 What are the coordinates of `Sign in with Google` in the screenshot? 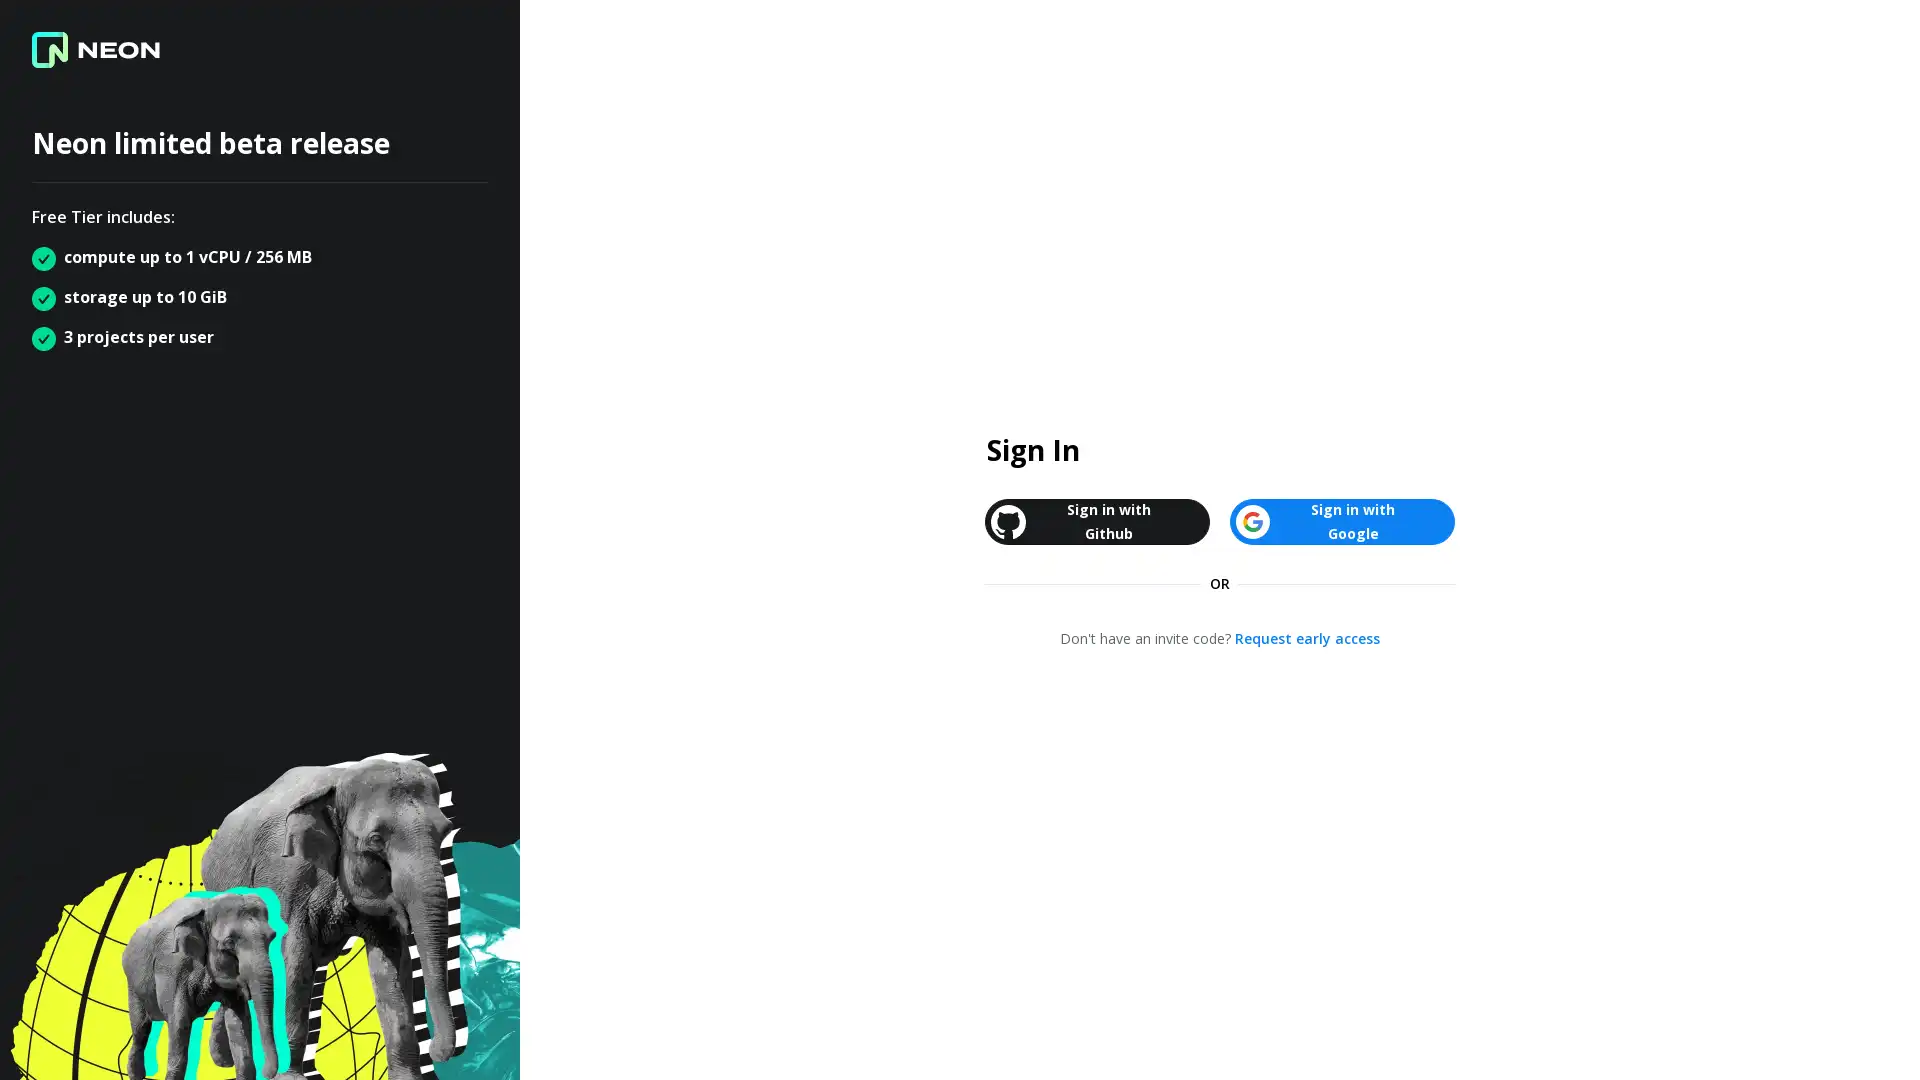 It's located at (1342, 520).